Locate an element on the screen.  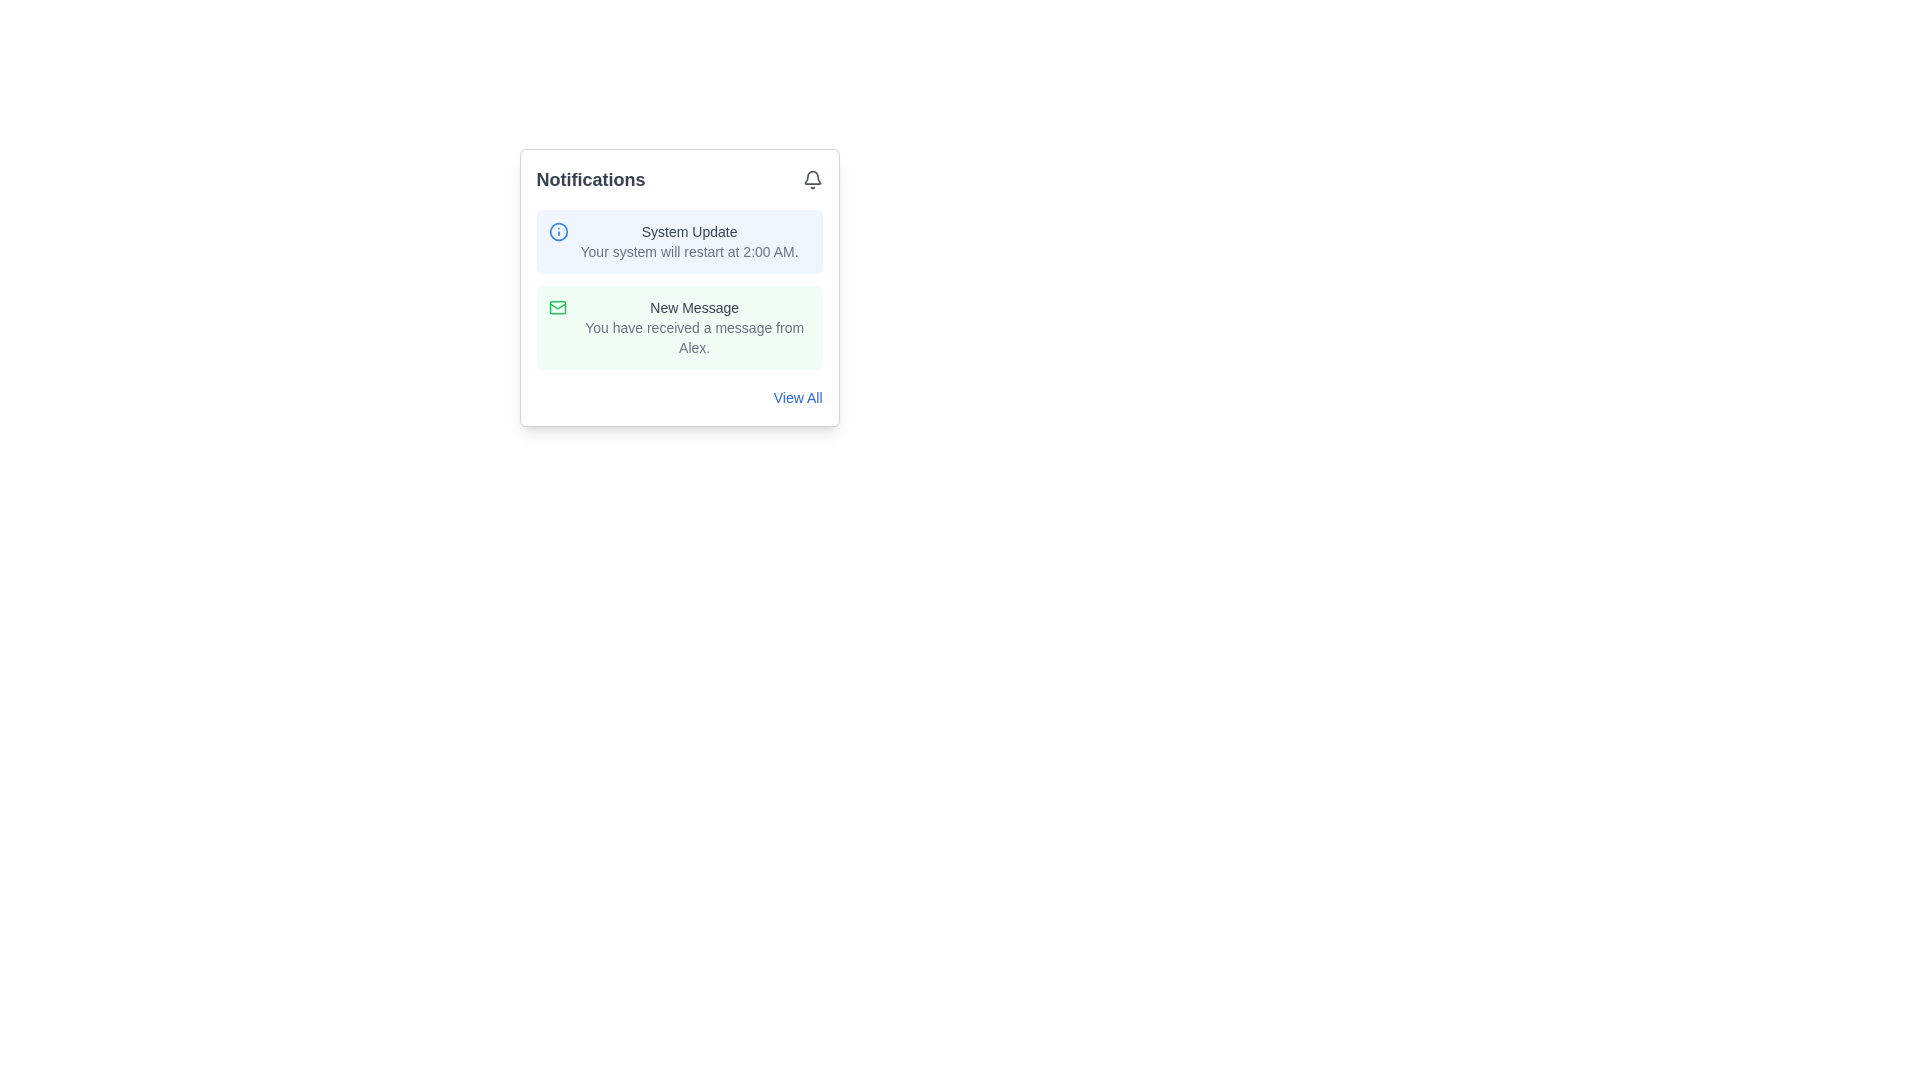
the bell icon in the upper-right corner of the notification panel if its functionality is active is located at coordinates (812, 176).